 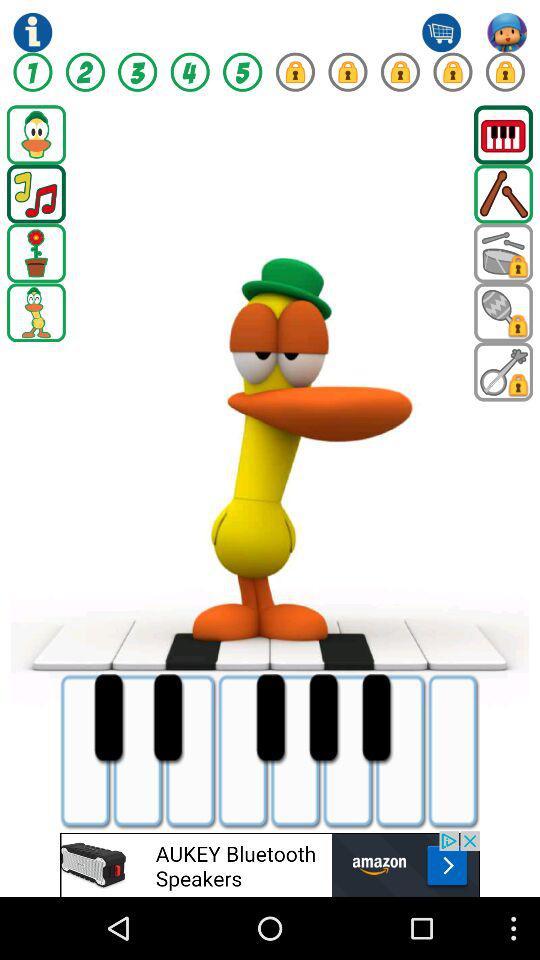 I want to click on shaker, so click(x=502, y=312).